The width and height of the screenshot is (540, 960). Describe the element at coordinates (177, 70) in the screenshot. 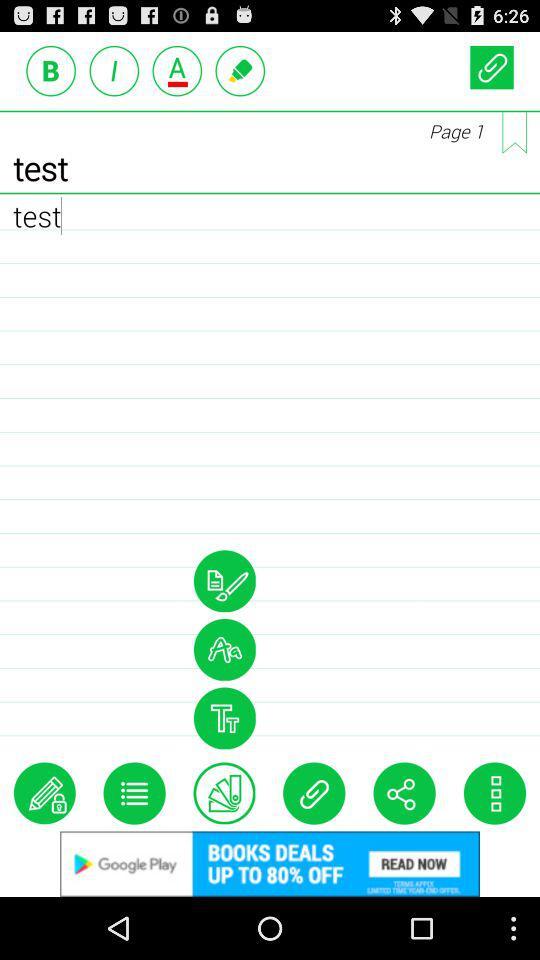

I see `underline the text` at that location.